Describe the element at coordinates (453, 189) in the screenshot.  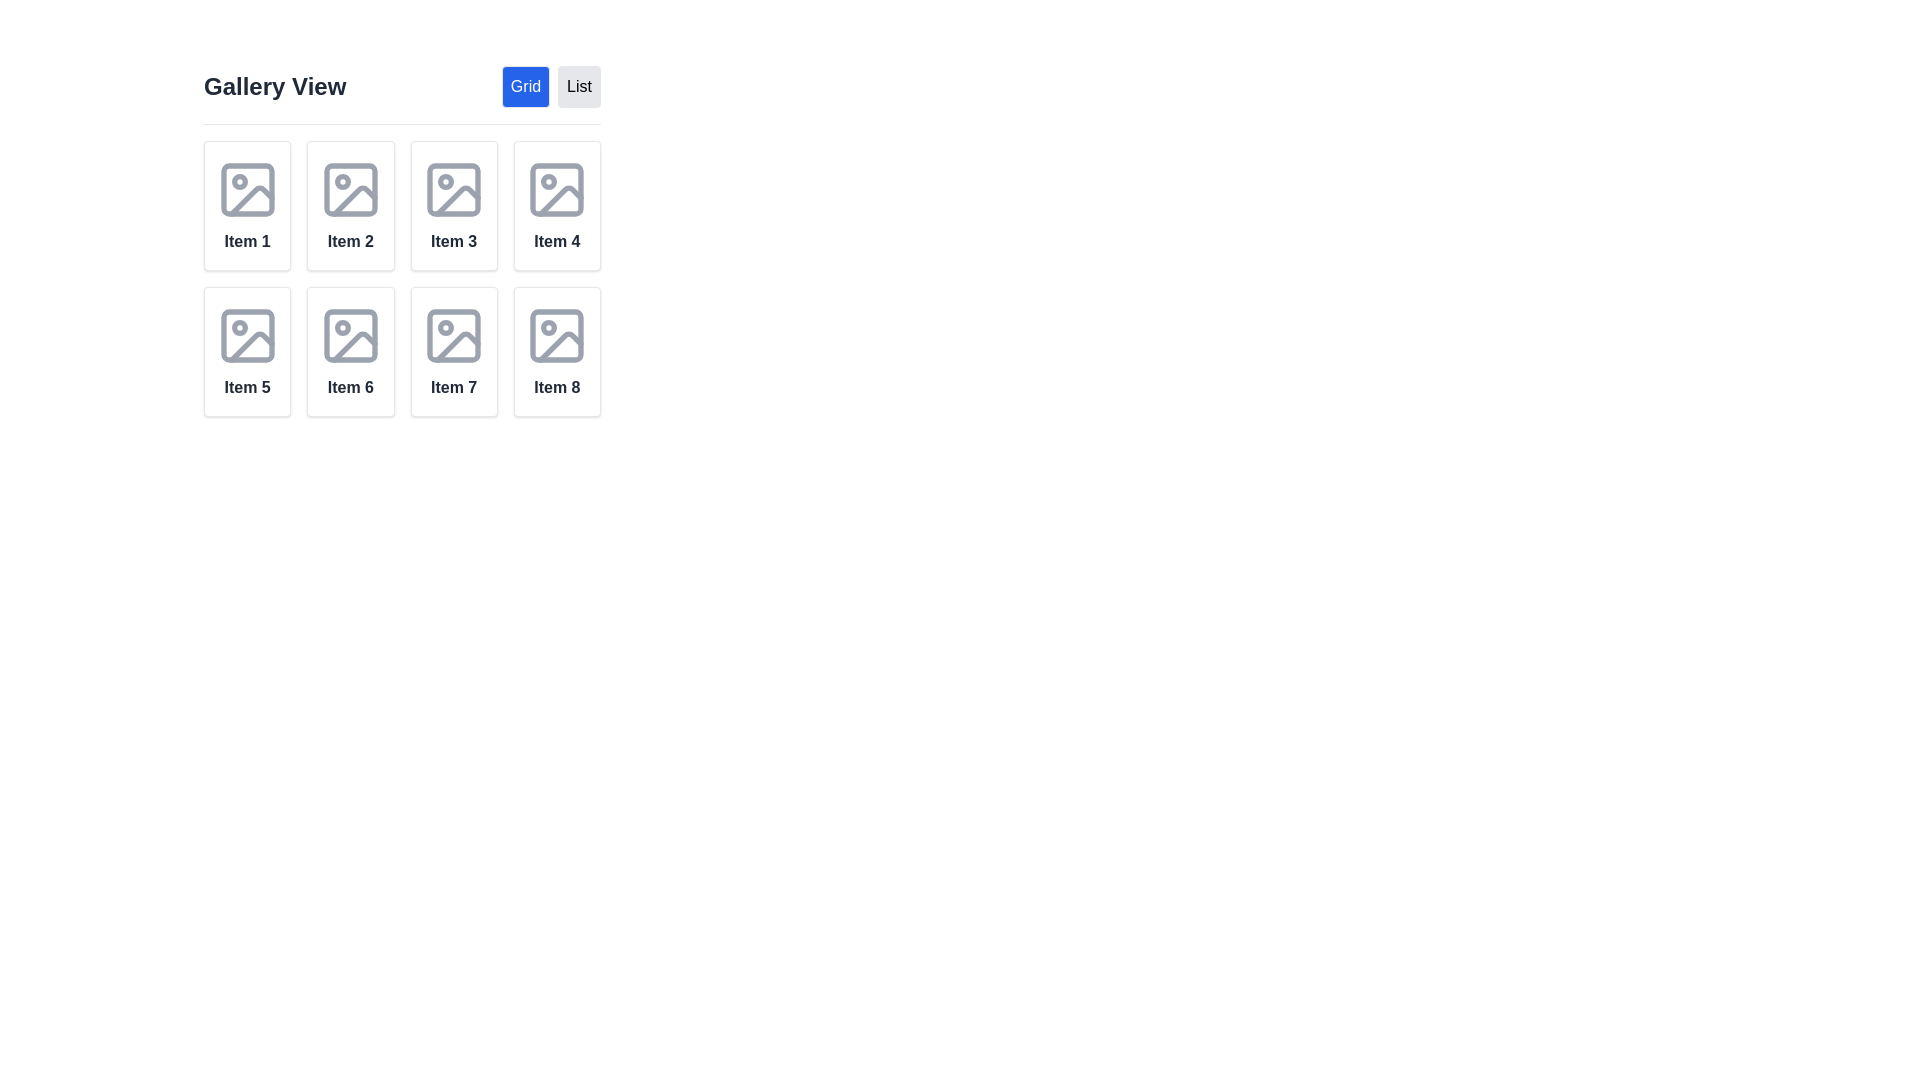
I see `the gray-colored picture frame icon located at the center of the card labeled 'Item 3' in the grid layout` at that location.